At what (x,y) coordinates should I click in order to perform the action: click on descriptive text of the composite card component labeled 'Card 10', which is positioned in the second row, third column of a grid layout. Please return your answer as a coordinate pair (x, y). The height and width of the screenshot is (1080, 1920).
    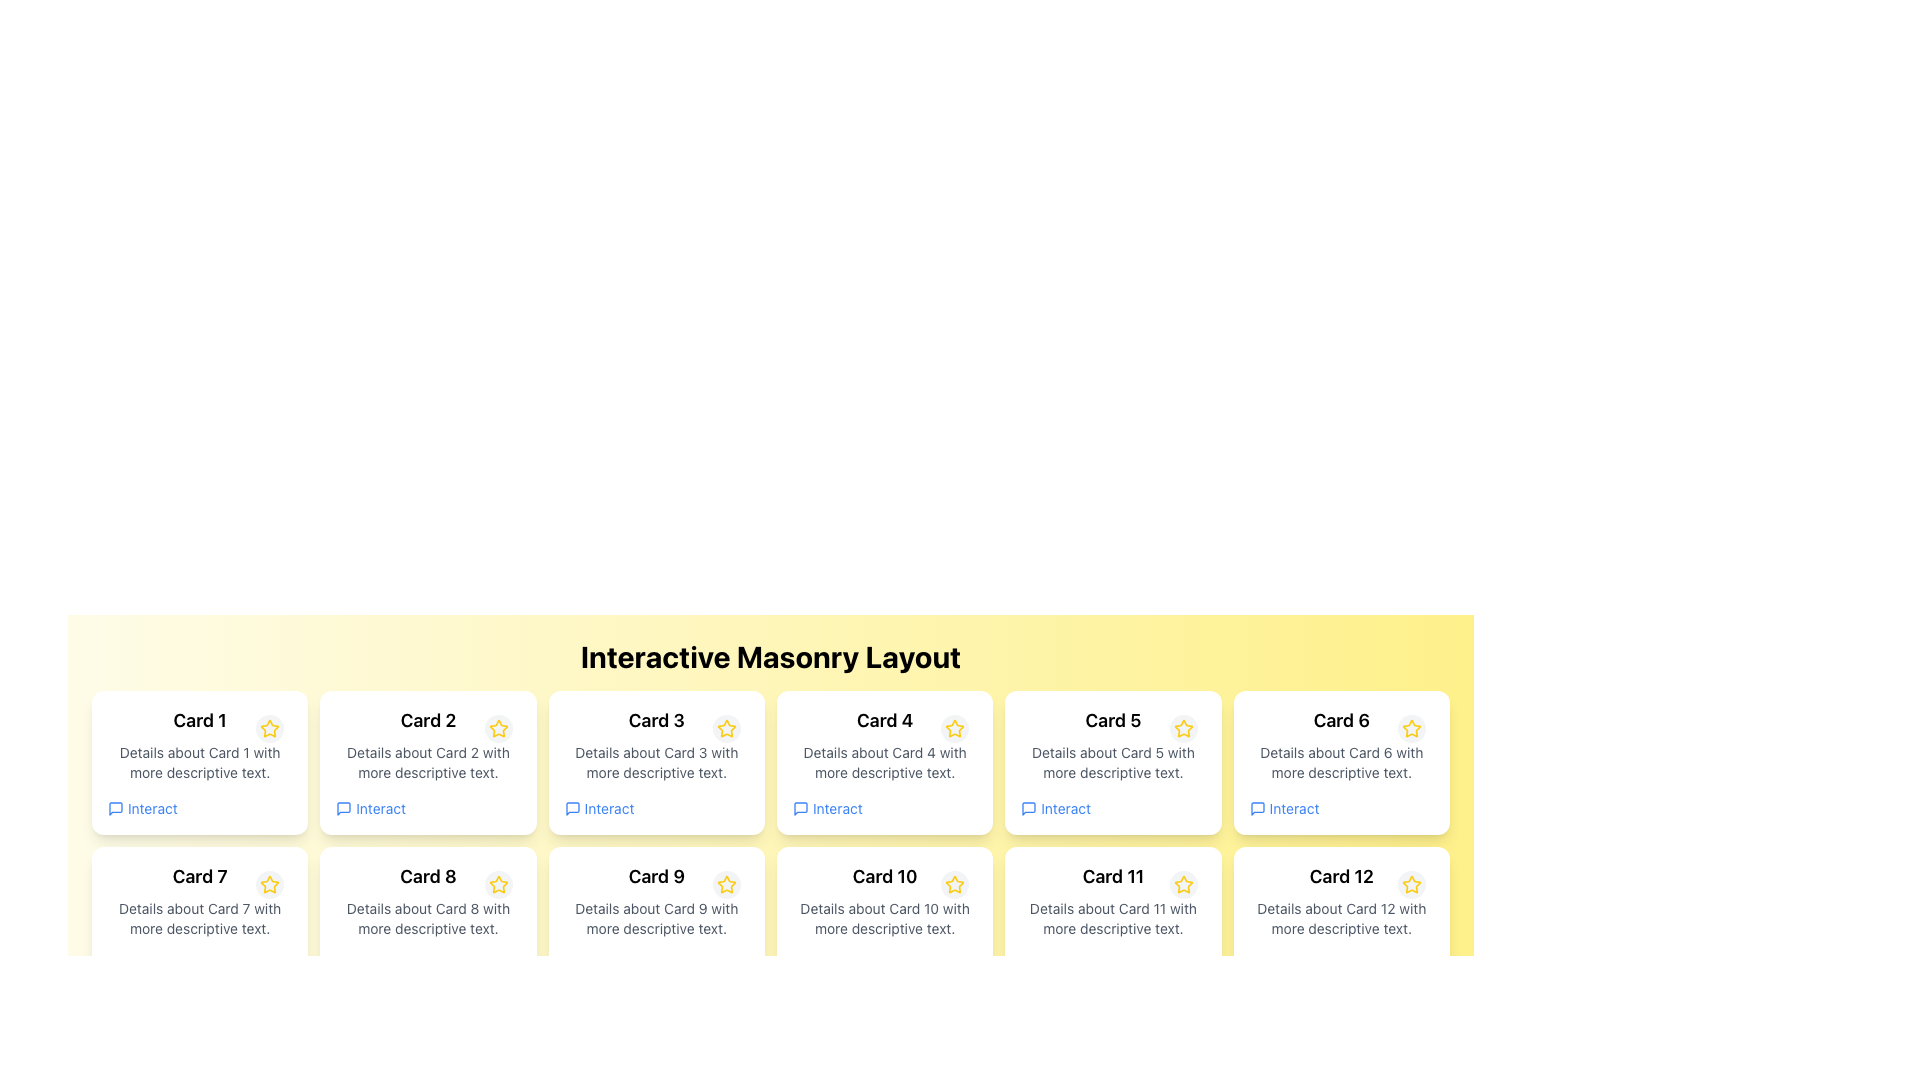
    Looking at the image, I should click on (884, 918).